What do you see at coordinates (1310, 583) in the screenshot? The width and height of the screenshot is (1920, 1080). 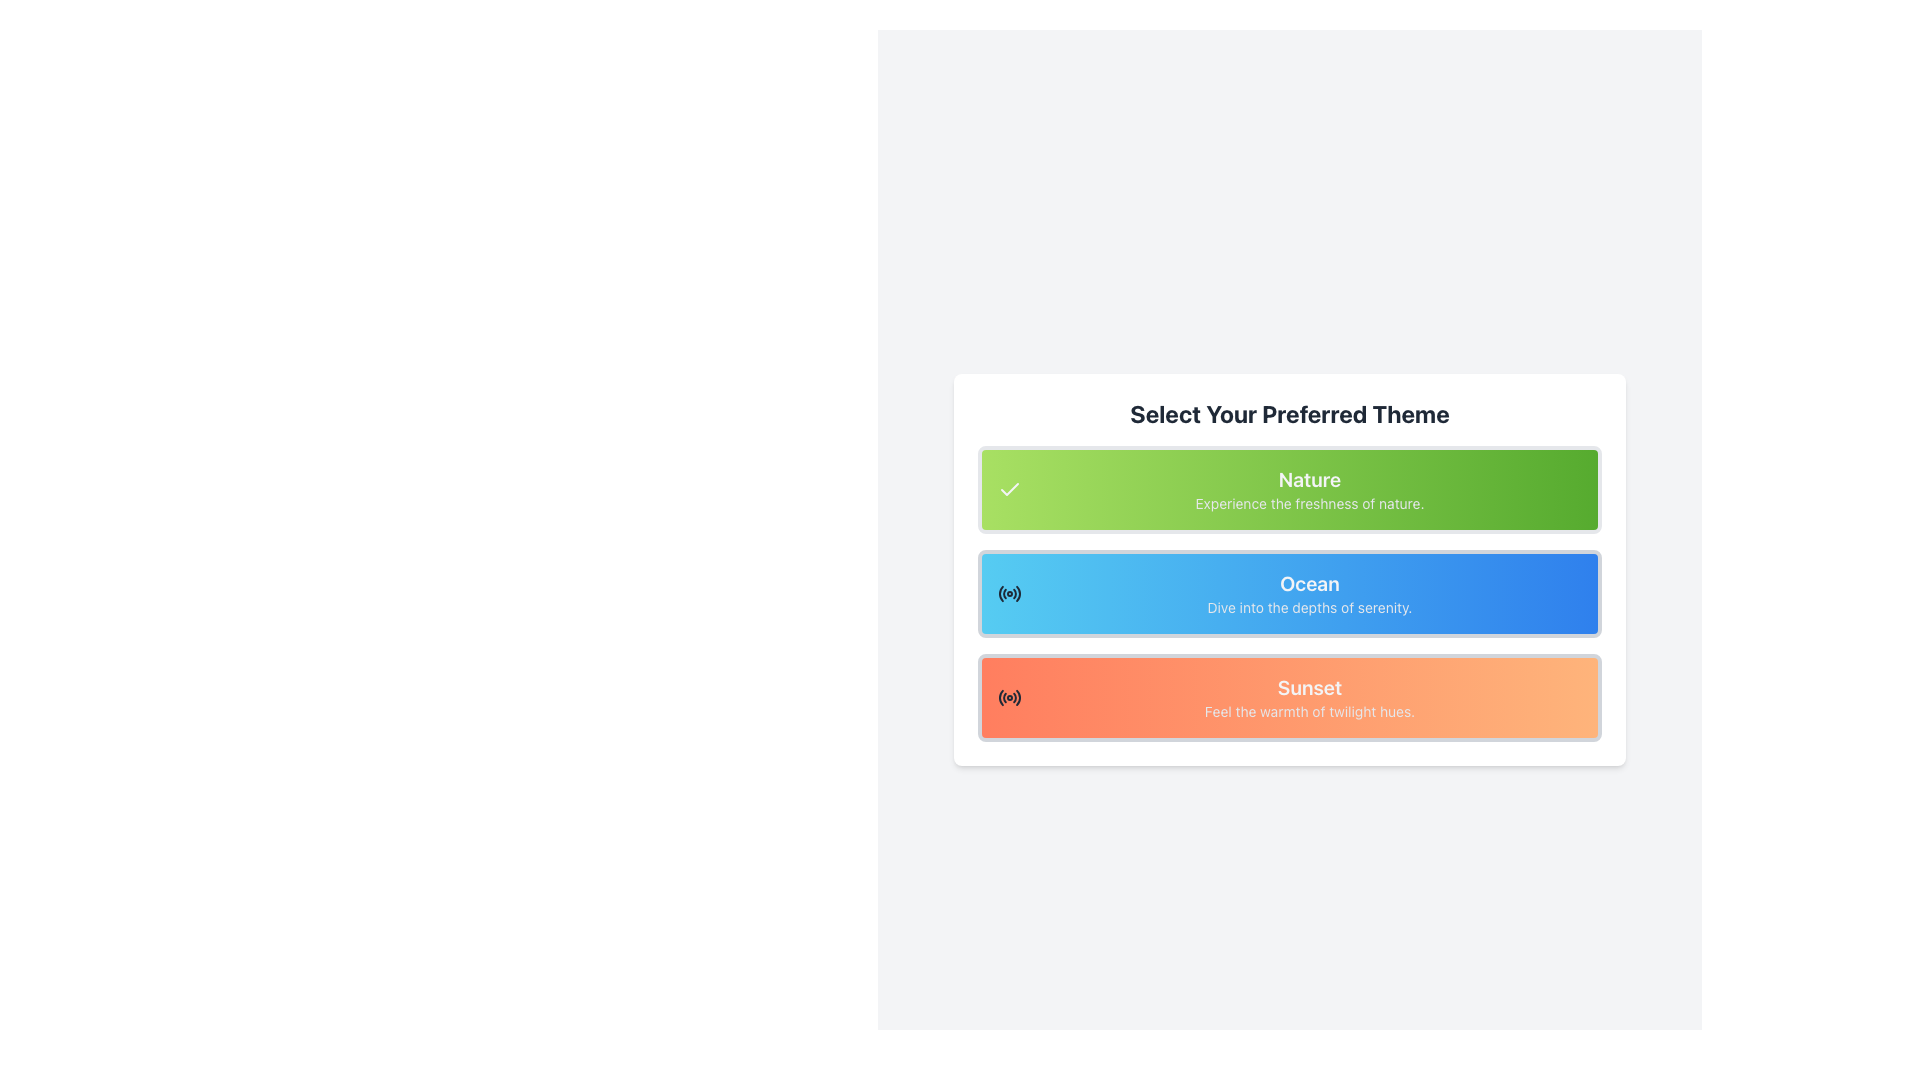 I see `the text label representing the title for the 'Ocean' theme selection option, which is located under the second header 'Select Your Preferred Theme'` at bounding box center [1310, 583].